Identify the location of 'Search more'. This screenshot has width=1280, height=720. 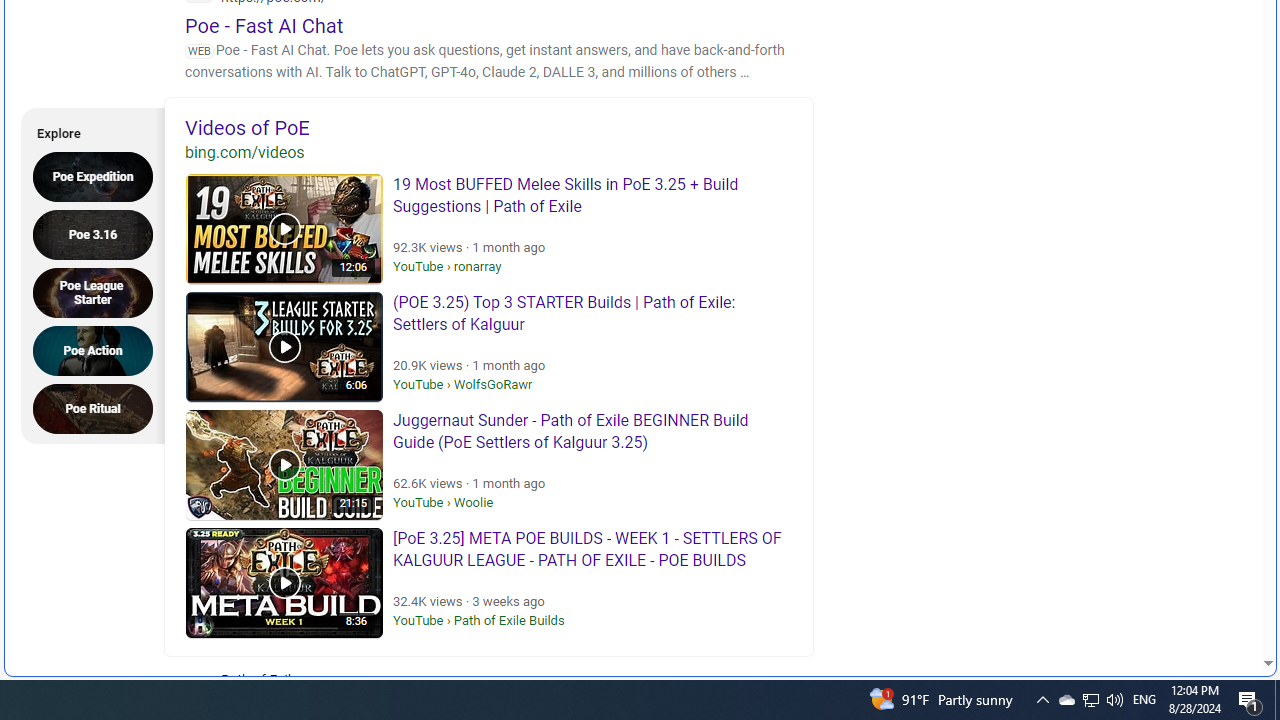
(1222, 603).